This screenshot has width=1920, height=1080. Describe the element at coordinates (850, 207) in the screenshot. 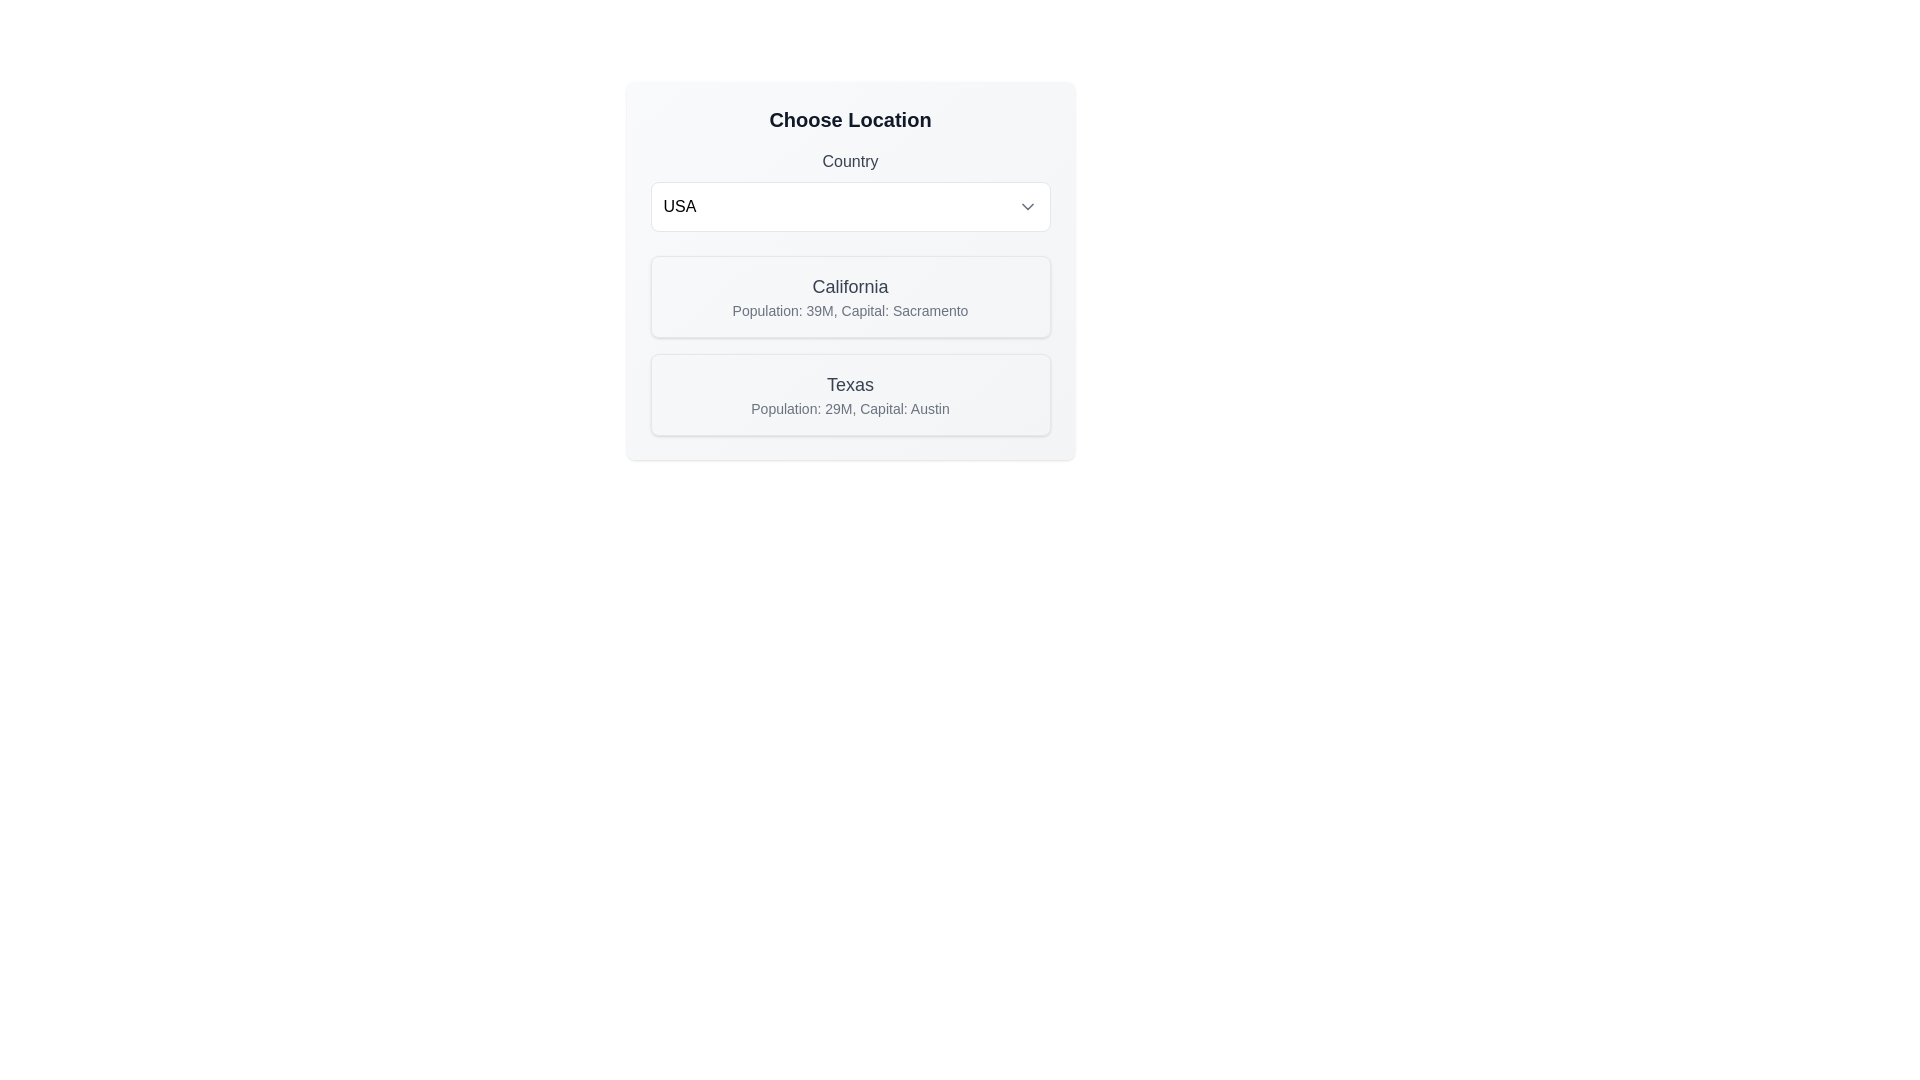

I see `the Dropdown selector for choosing a country, currently displaying 'USA'` at that location.